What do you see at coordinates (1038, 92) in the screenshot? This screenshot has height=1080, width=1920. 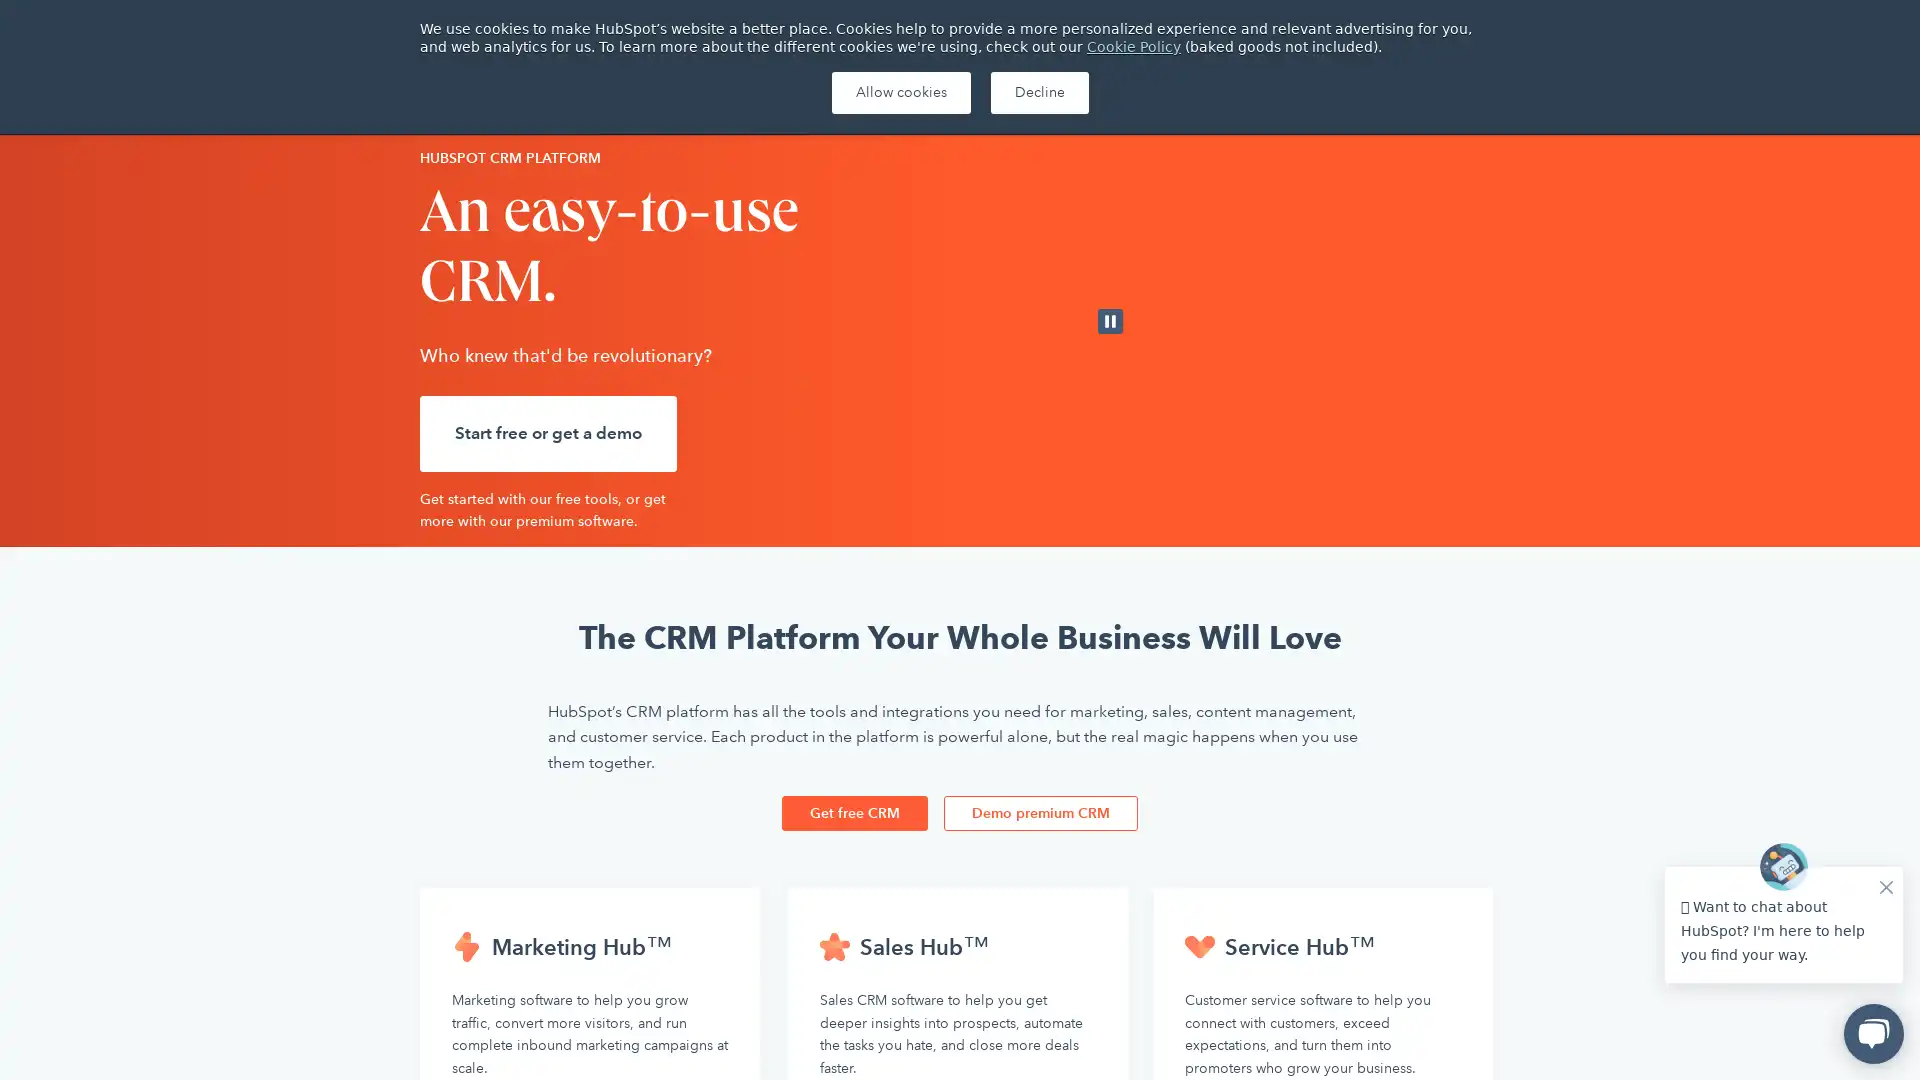 I see `Decline` at bounding box center [1038, 92].